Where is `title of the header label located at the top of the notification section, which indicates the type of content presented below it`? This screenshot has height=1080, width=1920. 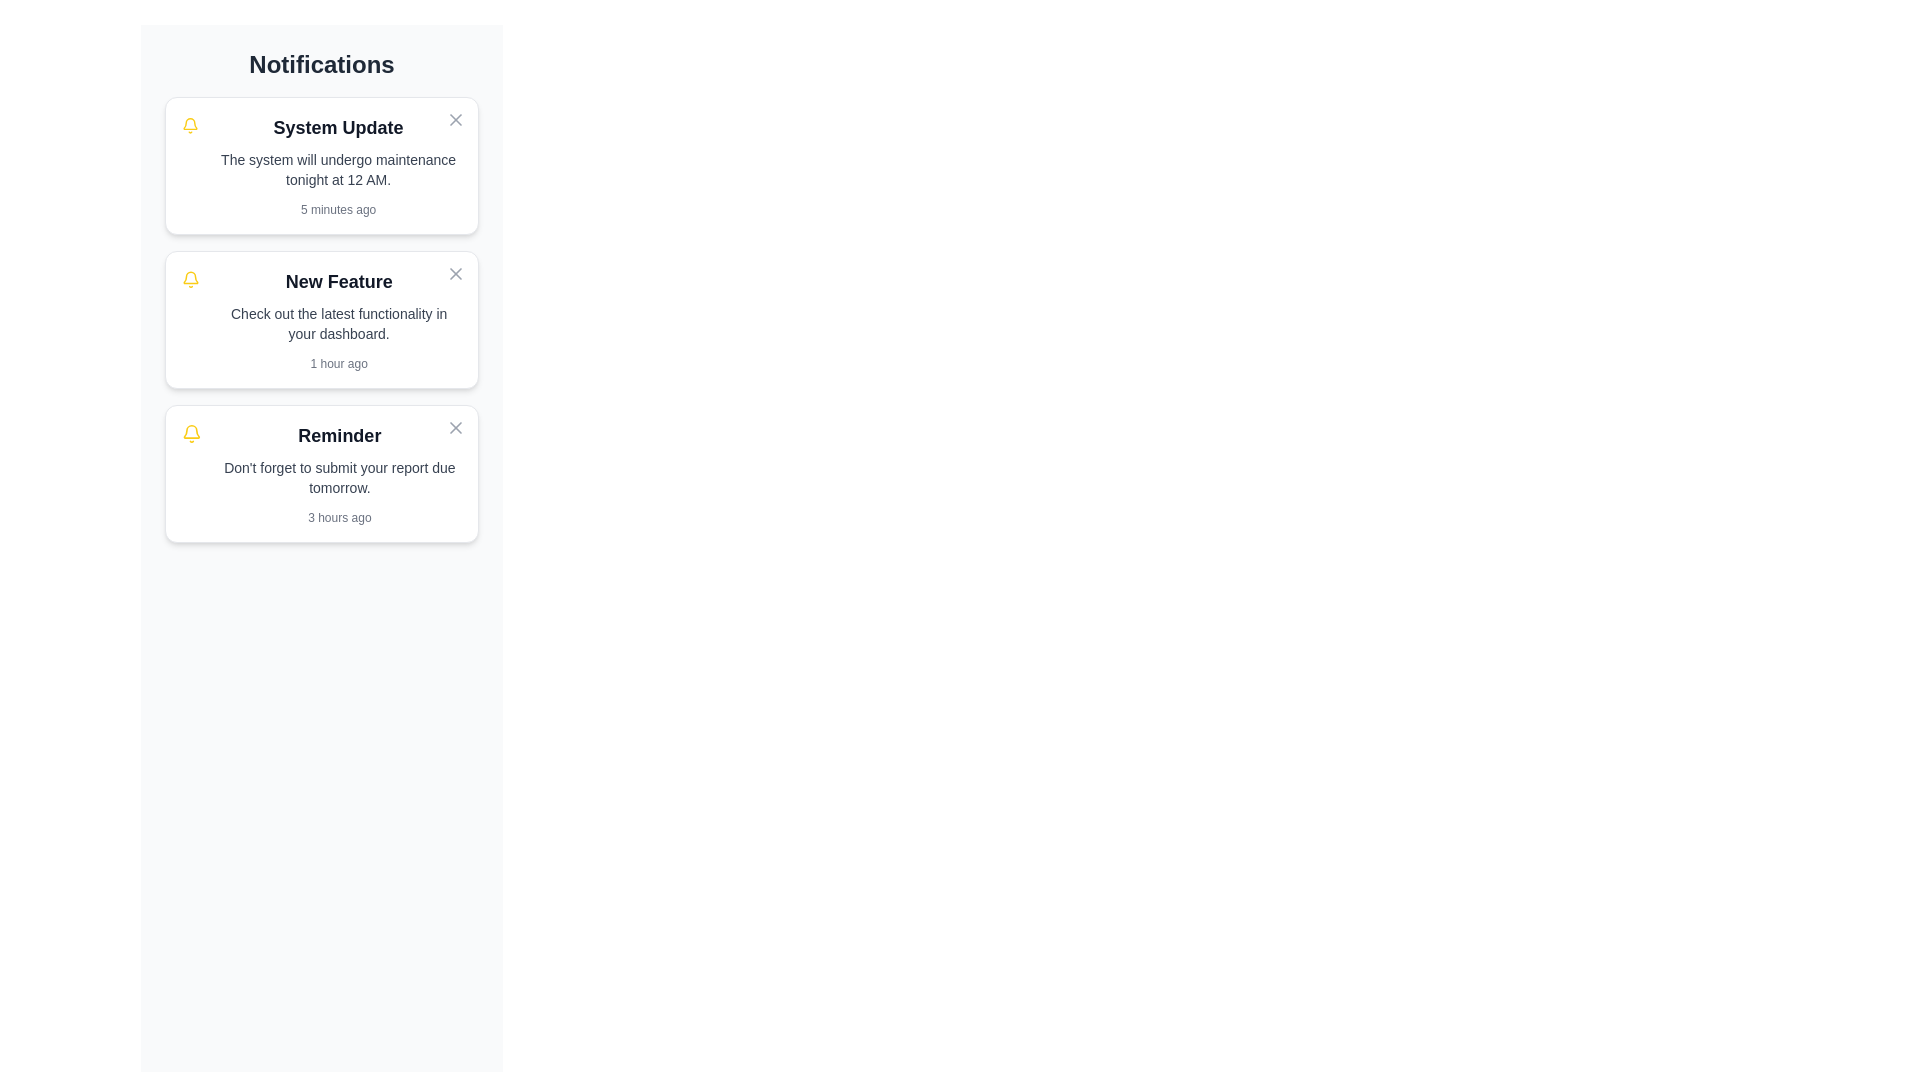 title of the header label located at the top of the notification section, which indicates the type of content presented below it is located at coordinates (321, 64).